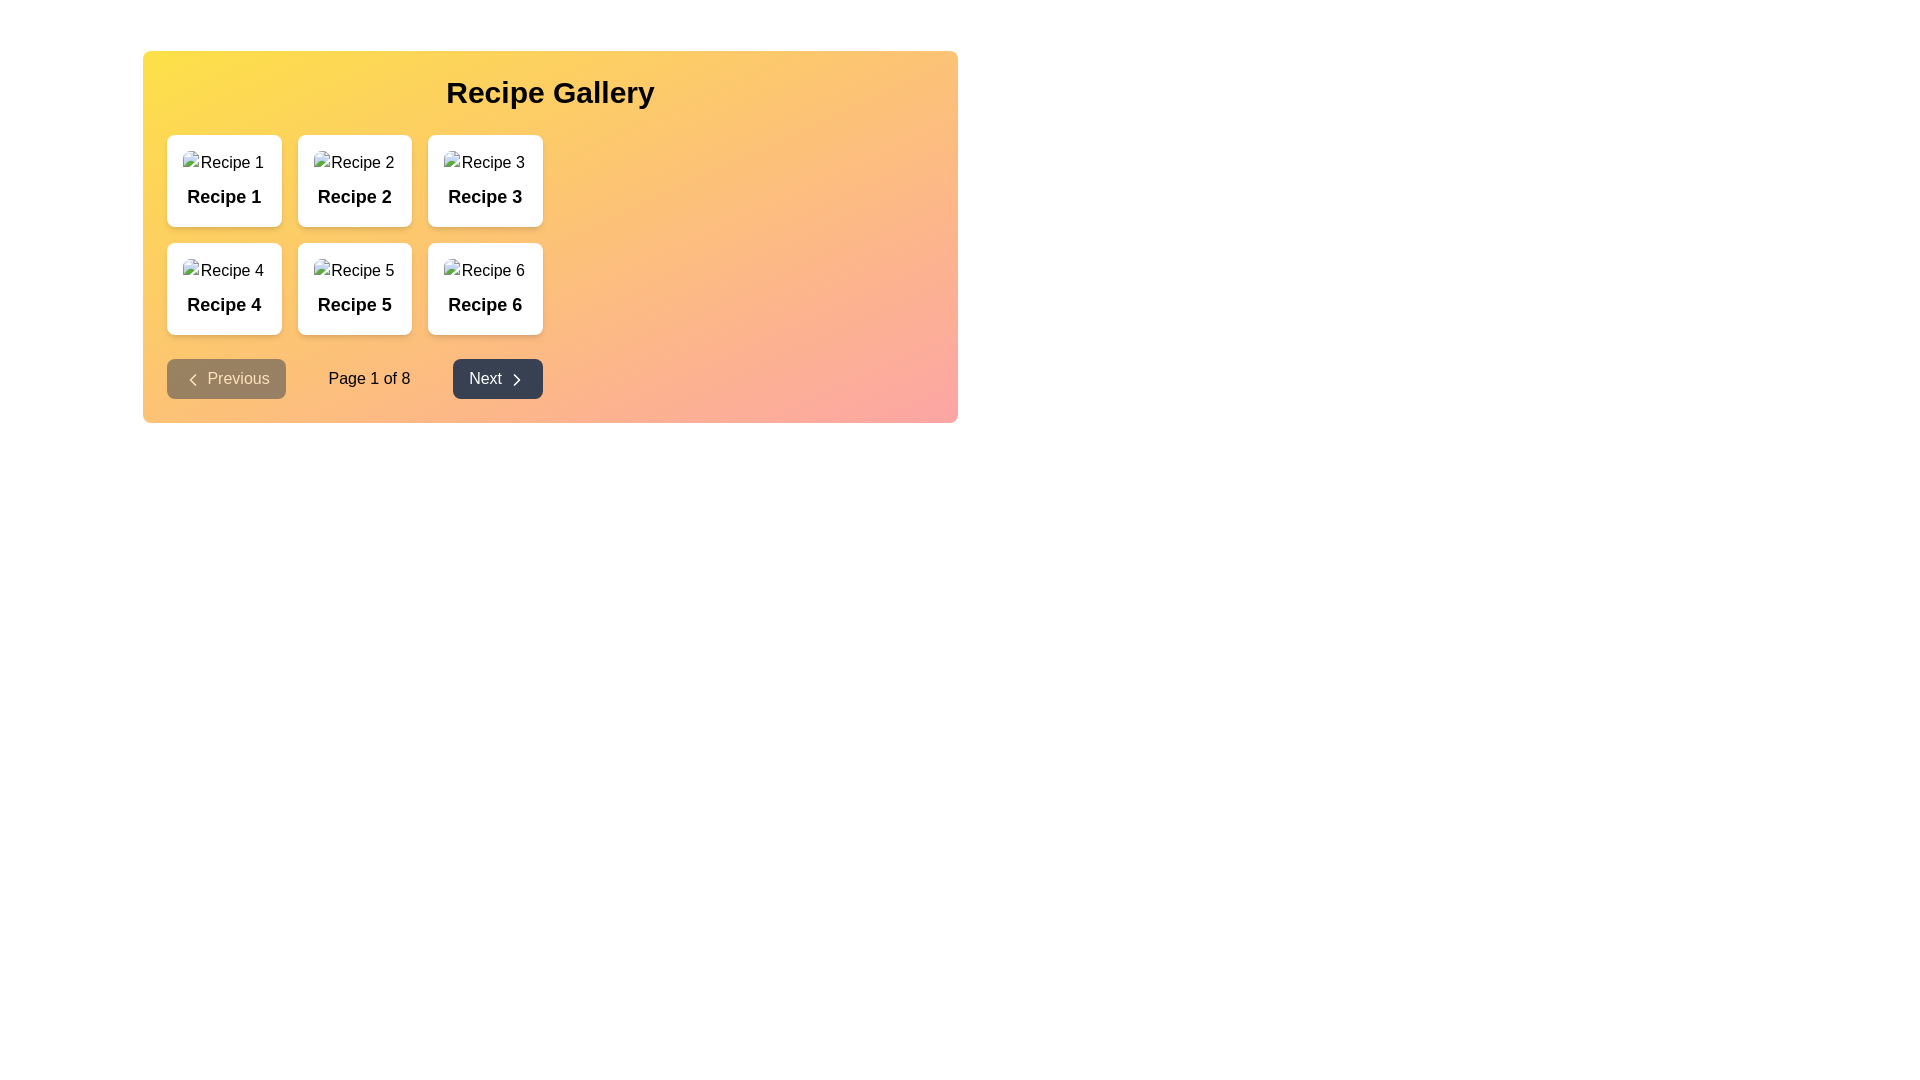  I want to click on the recipe title label located at the bottom of the second card in the top row of the 'Recipe Gallery' section, so click(354, 196).